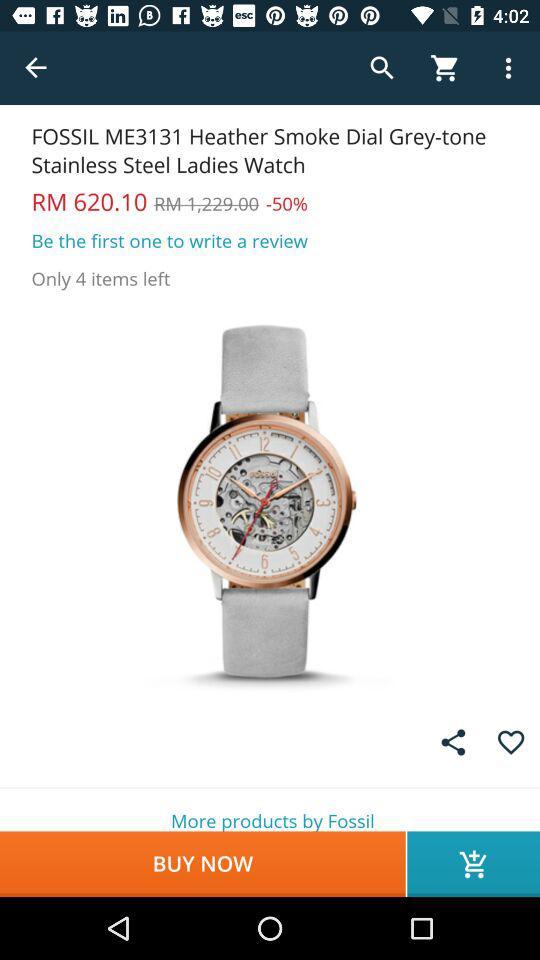  What do you see at coordinates (453, 741) in the screenshot?
I see `share icon` at bounding box center [453, 741].